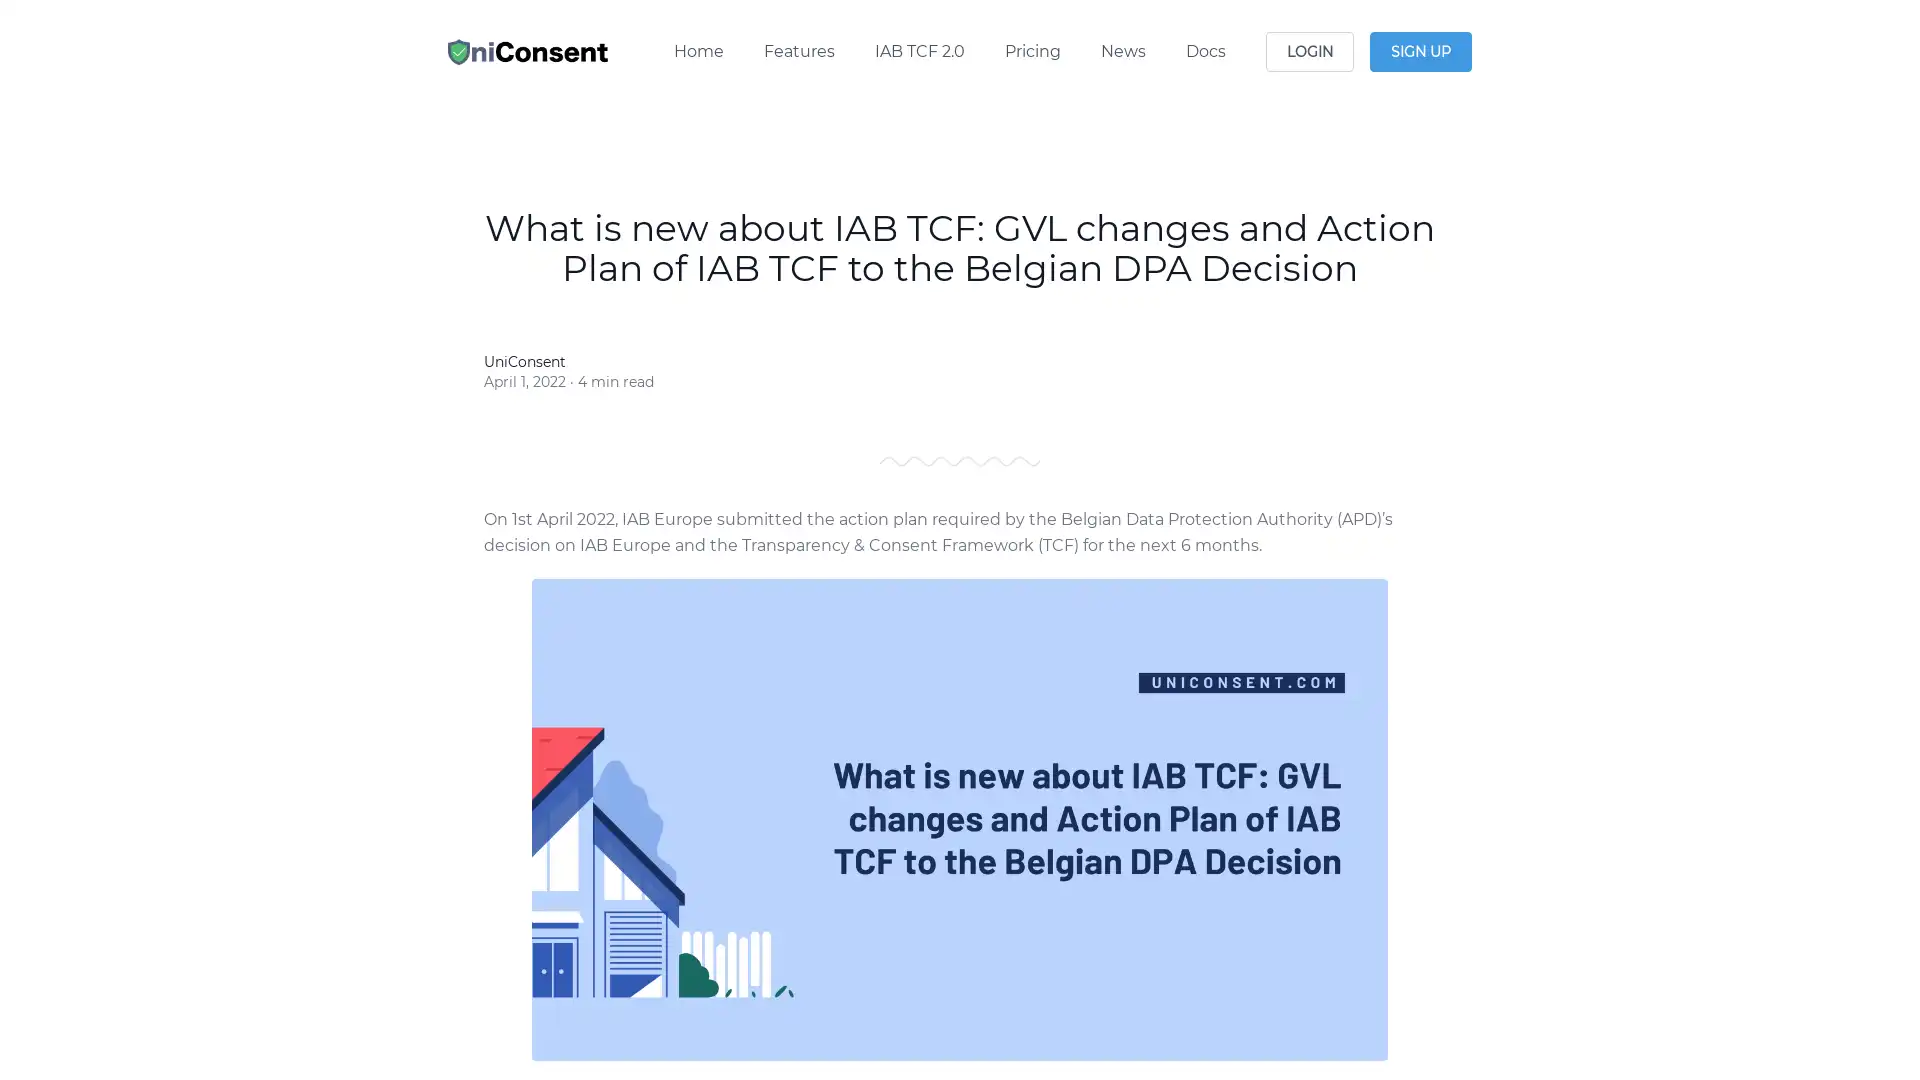 The height and width of the screenshot is (1080, 1920). I want to click on Reject All, so click(281, 1043).